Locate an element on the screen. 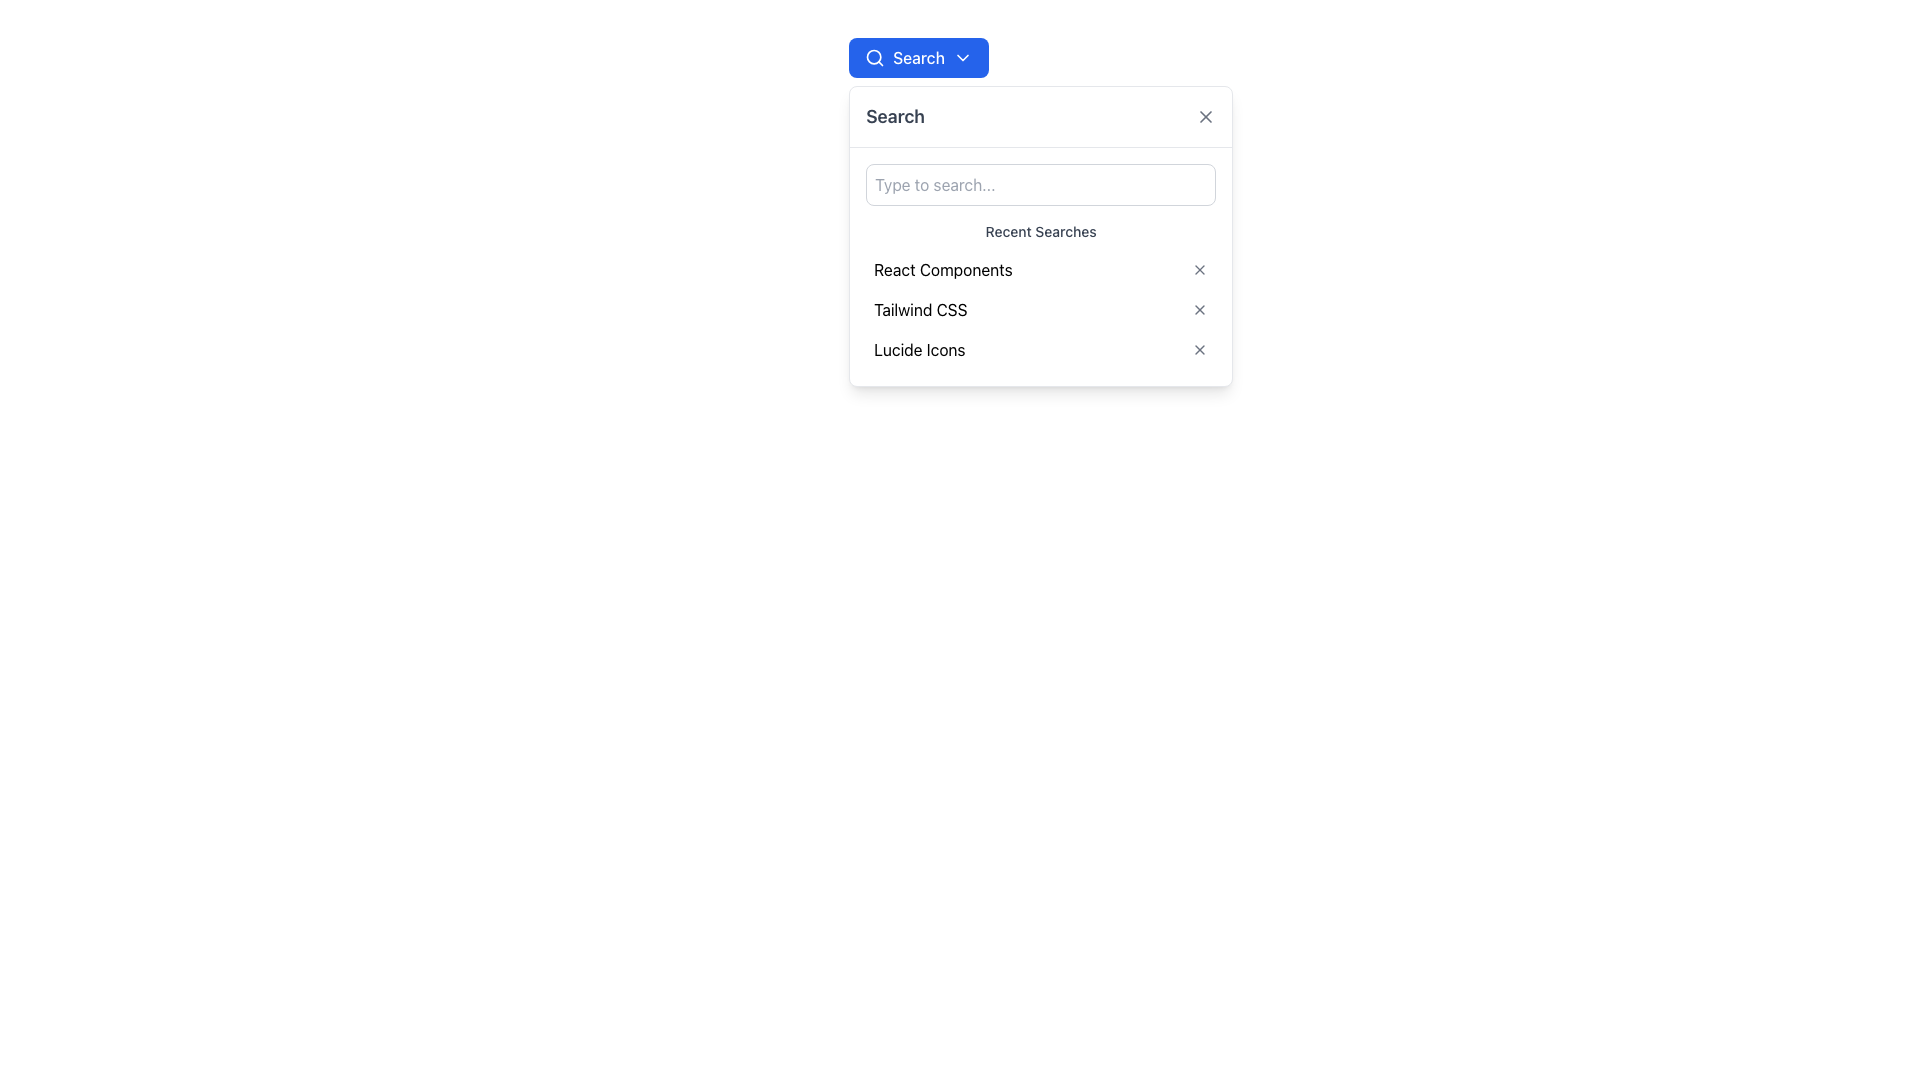  the second list item under the 'Recent Searches' section that displays 'Tailwind CSS' is located at coordinates (1040, 309).